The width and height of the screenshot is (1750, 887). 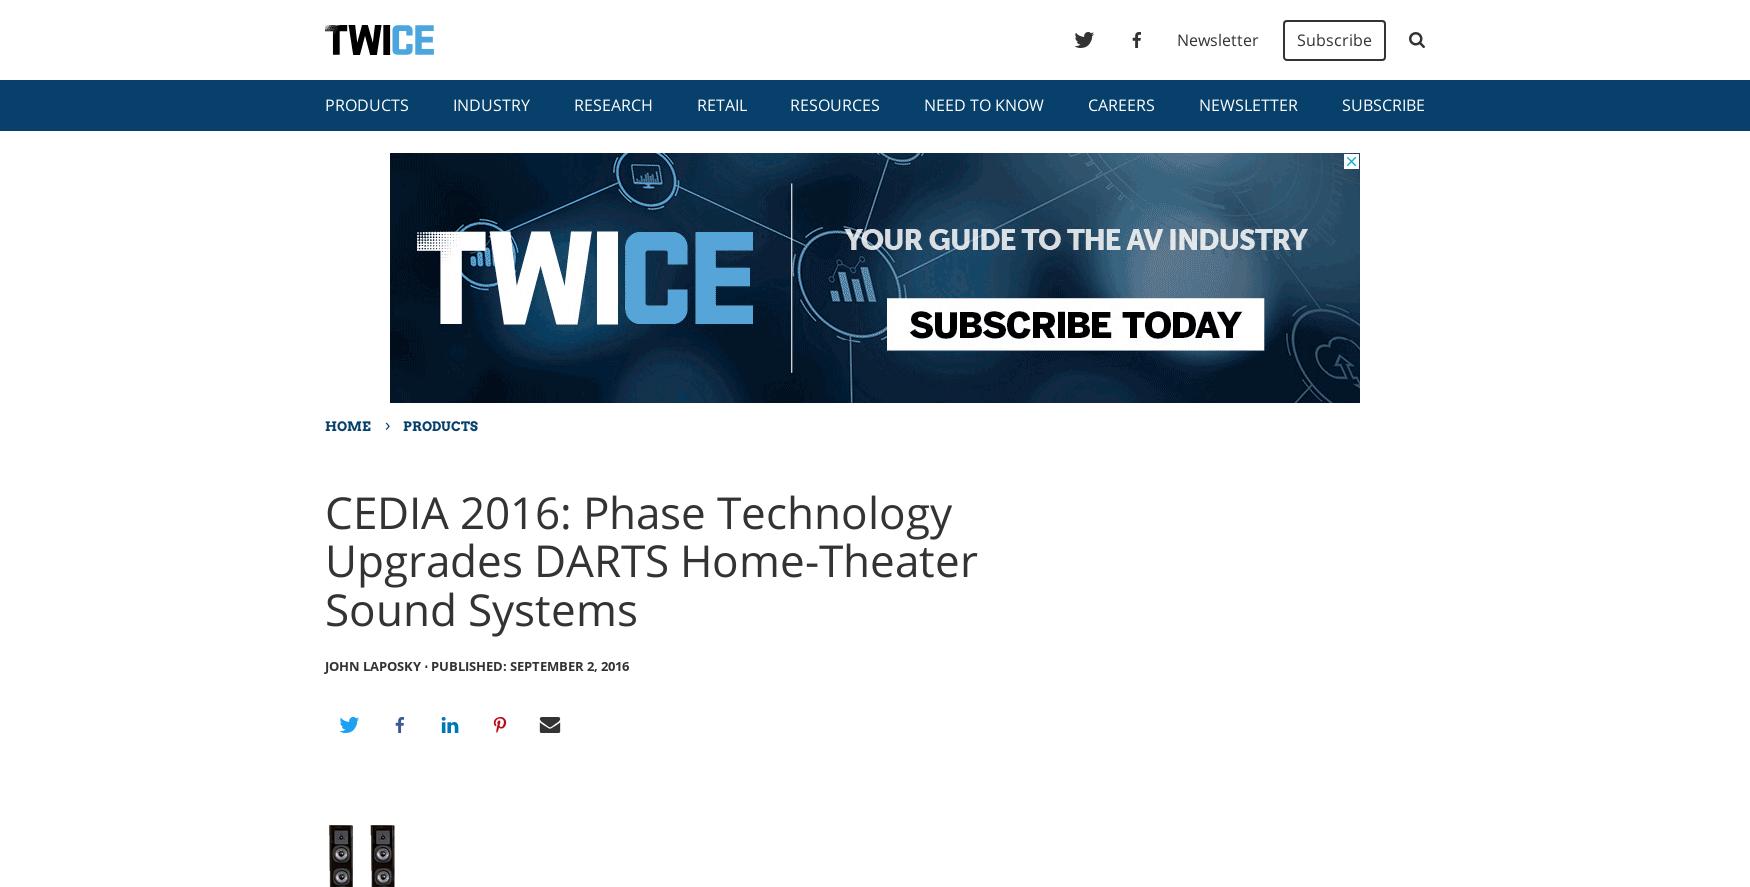 I want to click on 'Home', so click(x=347, y=426).